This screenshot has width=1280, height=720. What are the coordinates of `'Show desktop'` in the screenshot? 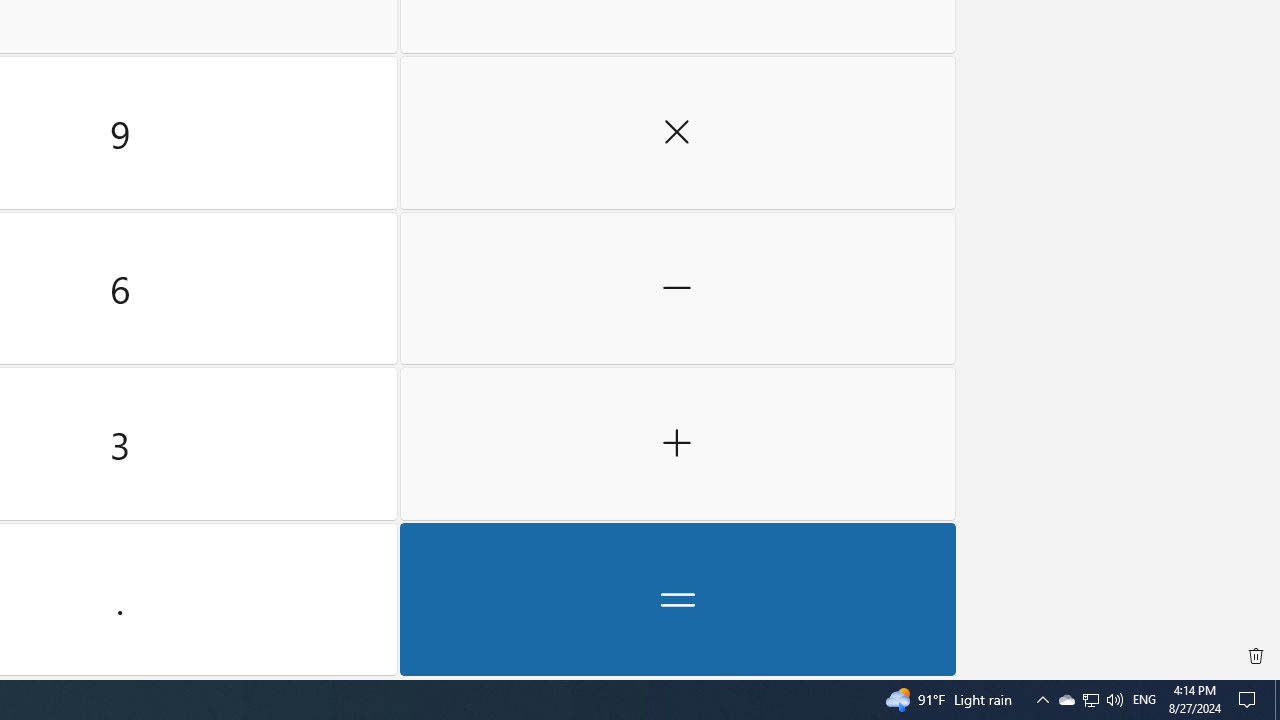 It's located at (1276, 698).